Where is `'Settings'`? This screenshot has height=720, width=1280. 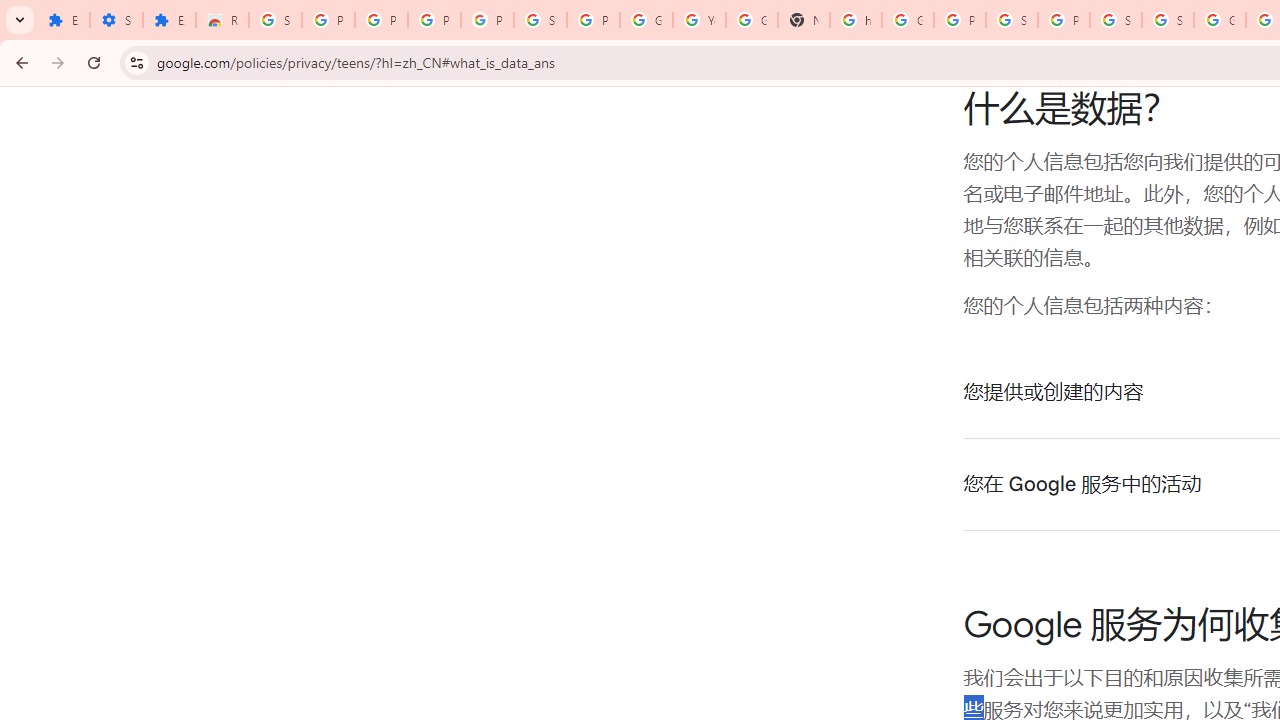
'Settings' is located at coordinates (115, 20).